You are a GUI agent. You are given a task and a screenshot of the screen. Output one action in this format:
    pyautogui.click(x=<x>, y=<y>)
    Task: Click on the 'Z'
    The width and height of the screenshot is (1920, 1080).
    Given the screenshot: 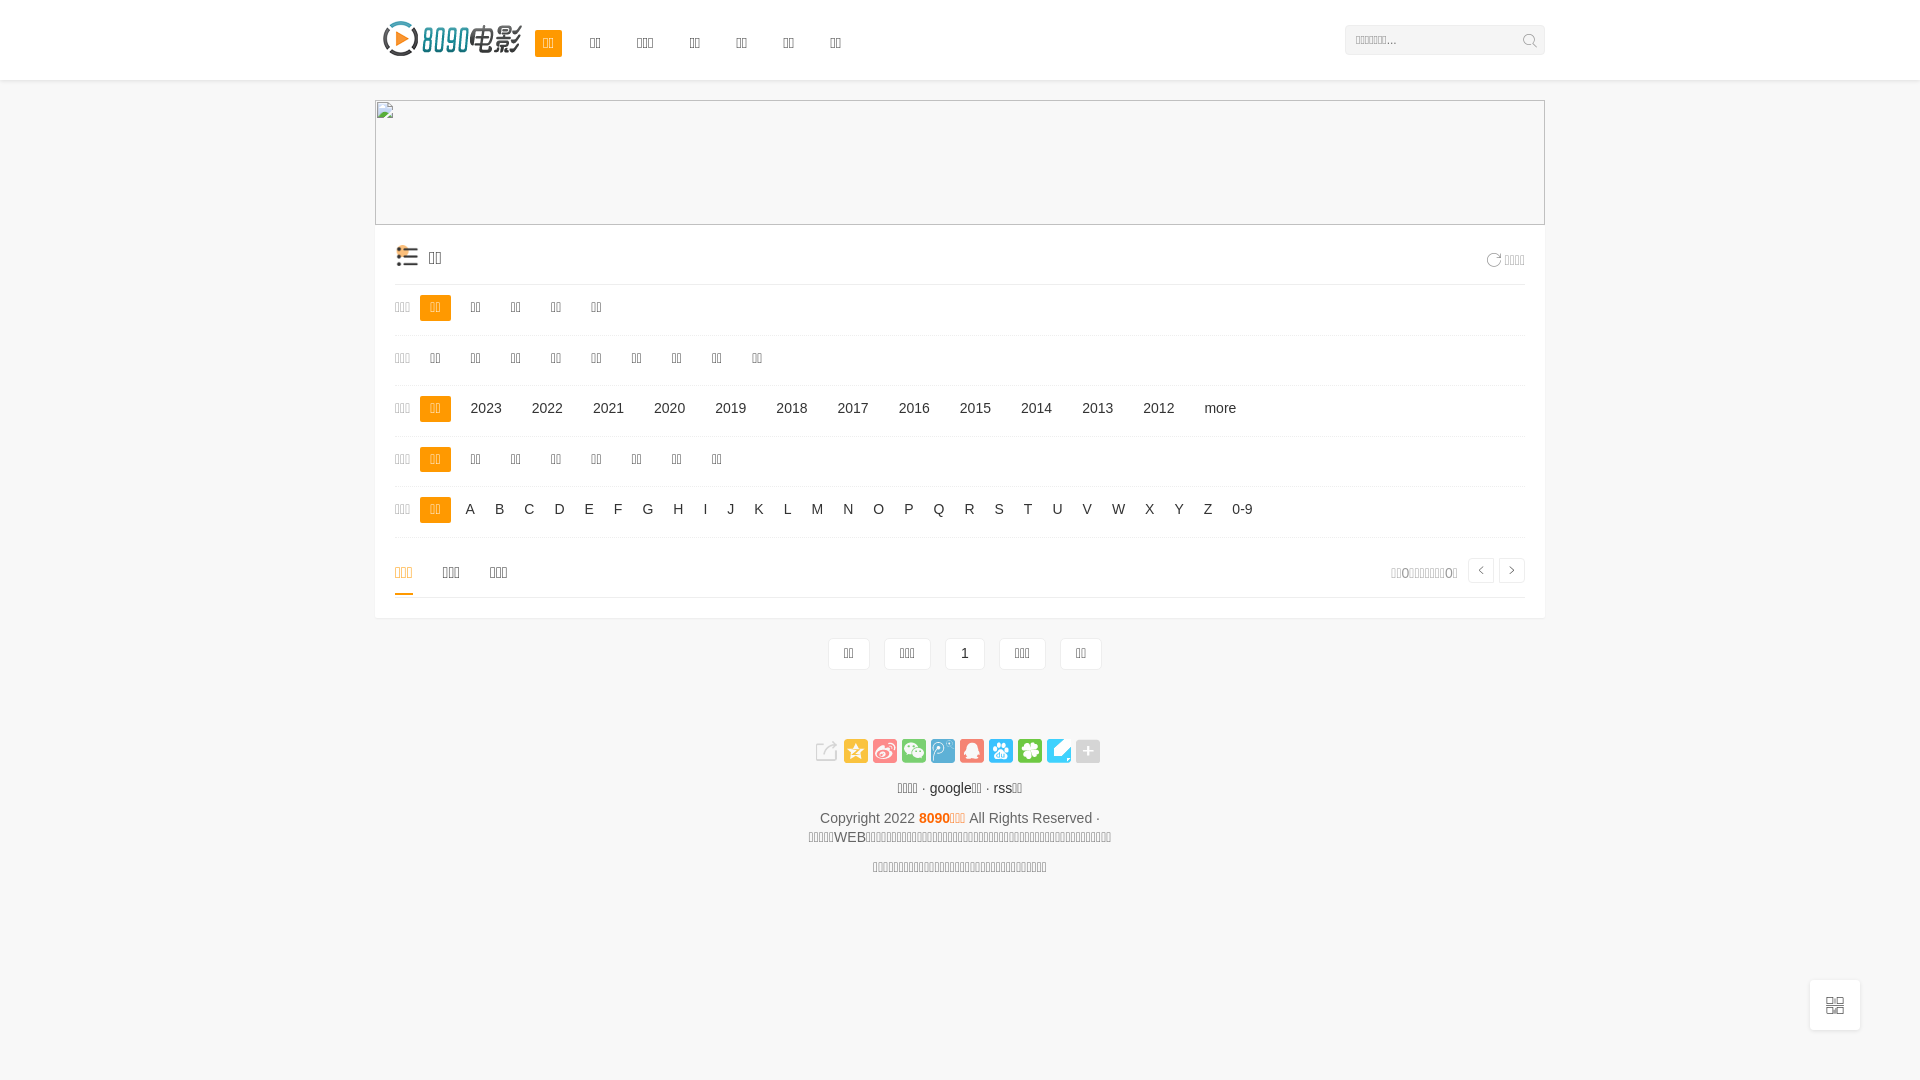 What is the action you would take?
    pyautogui.click(x=1207, y=508)
    